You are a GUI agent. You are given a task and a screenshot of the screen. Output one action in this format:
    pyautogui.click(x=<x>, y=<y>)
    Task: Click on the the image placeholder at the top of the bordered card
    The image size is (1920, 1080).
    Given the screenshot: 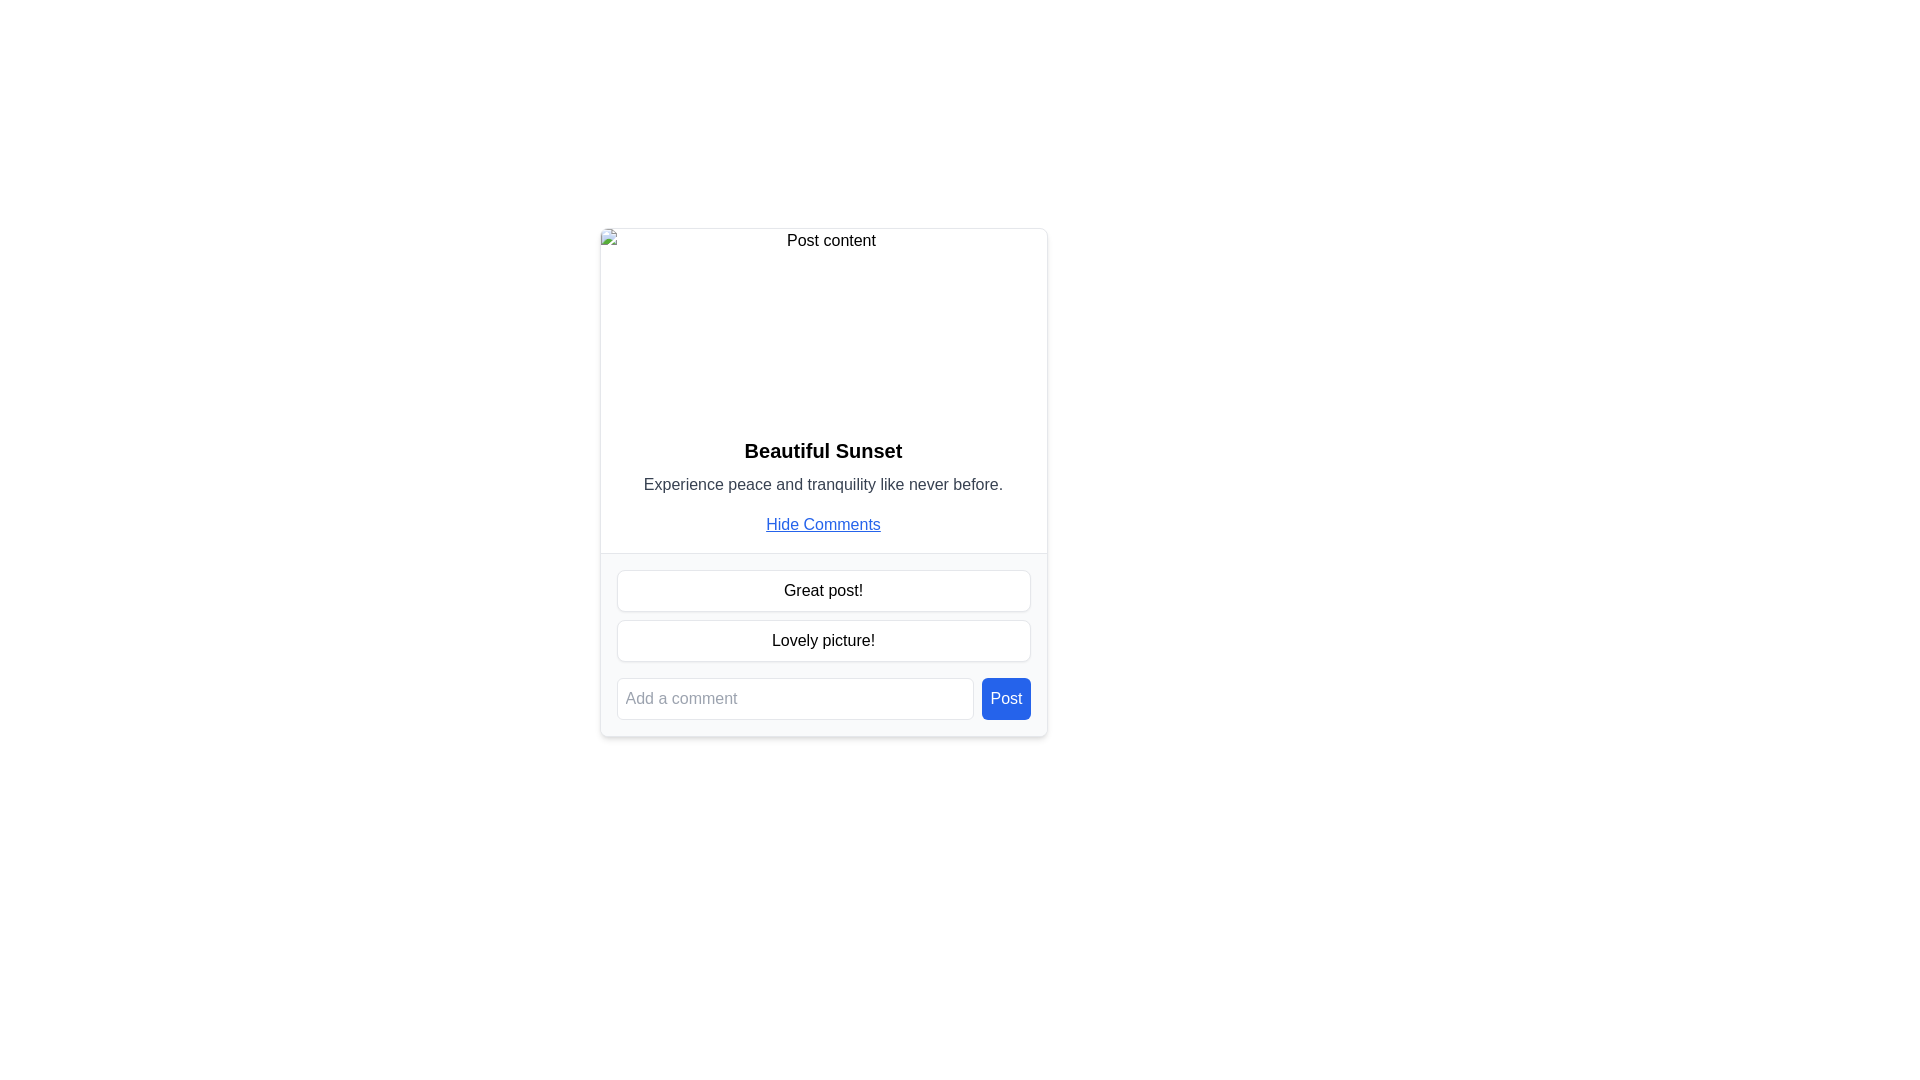 What is the action you would take?
    pyautogui.click(x=823, y=323)
    